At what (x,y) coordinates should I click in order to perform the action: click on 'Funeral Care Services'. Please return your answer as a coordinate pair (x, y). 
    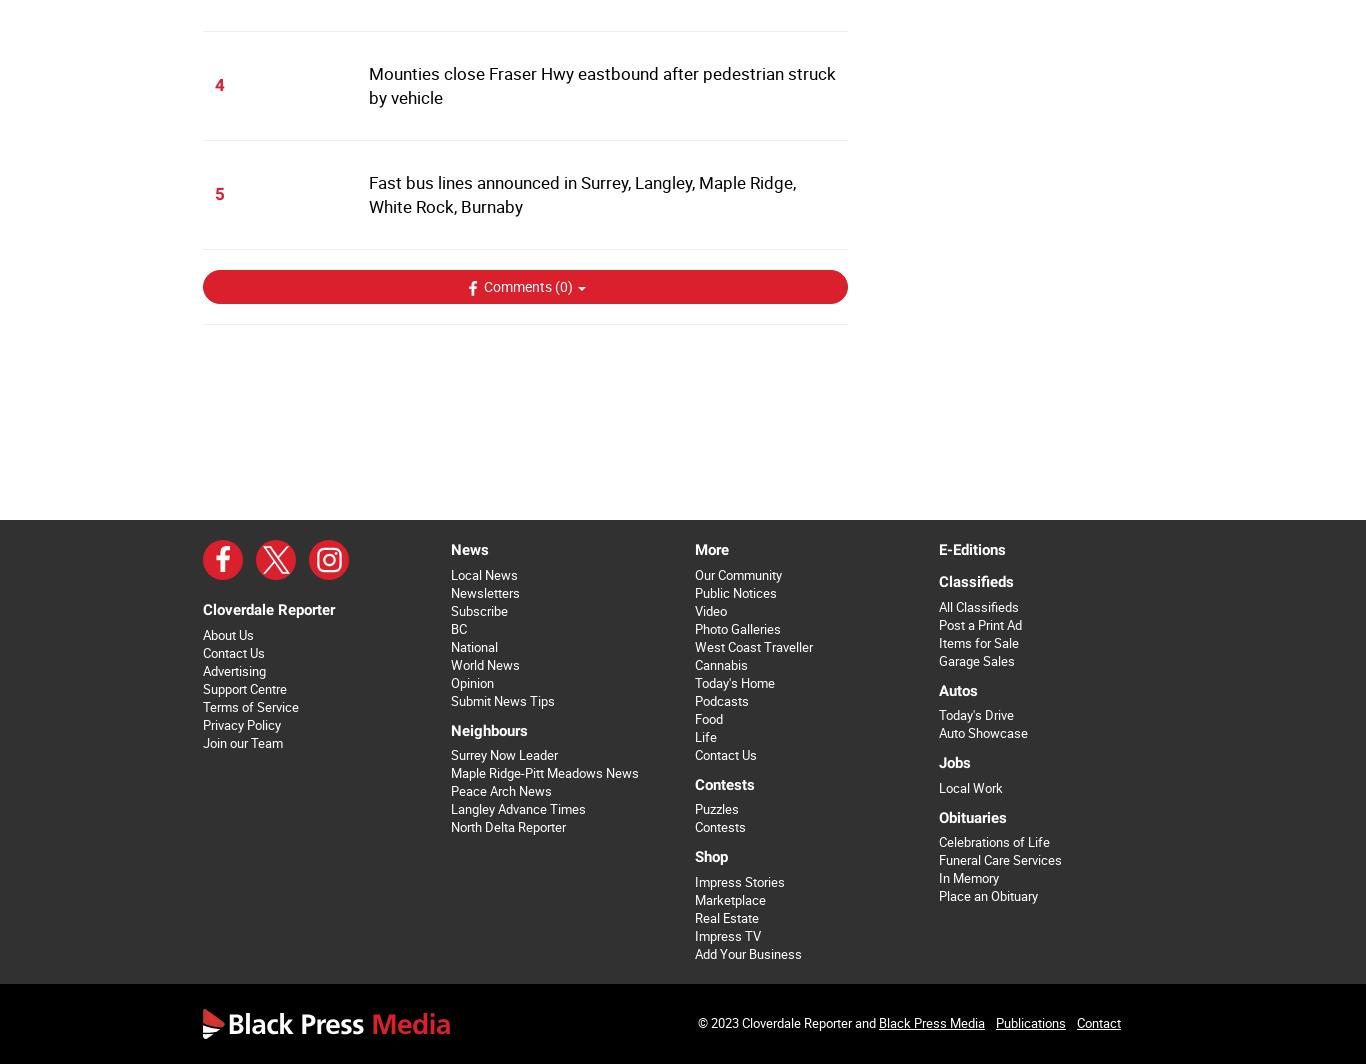
    Looking at the image, I should click on (938, 860).